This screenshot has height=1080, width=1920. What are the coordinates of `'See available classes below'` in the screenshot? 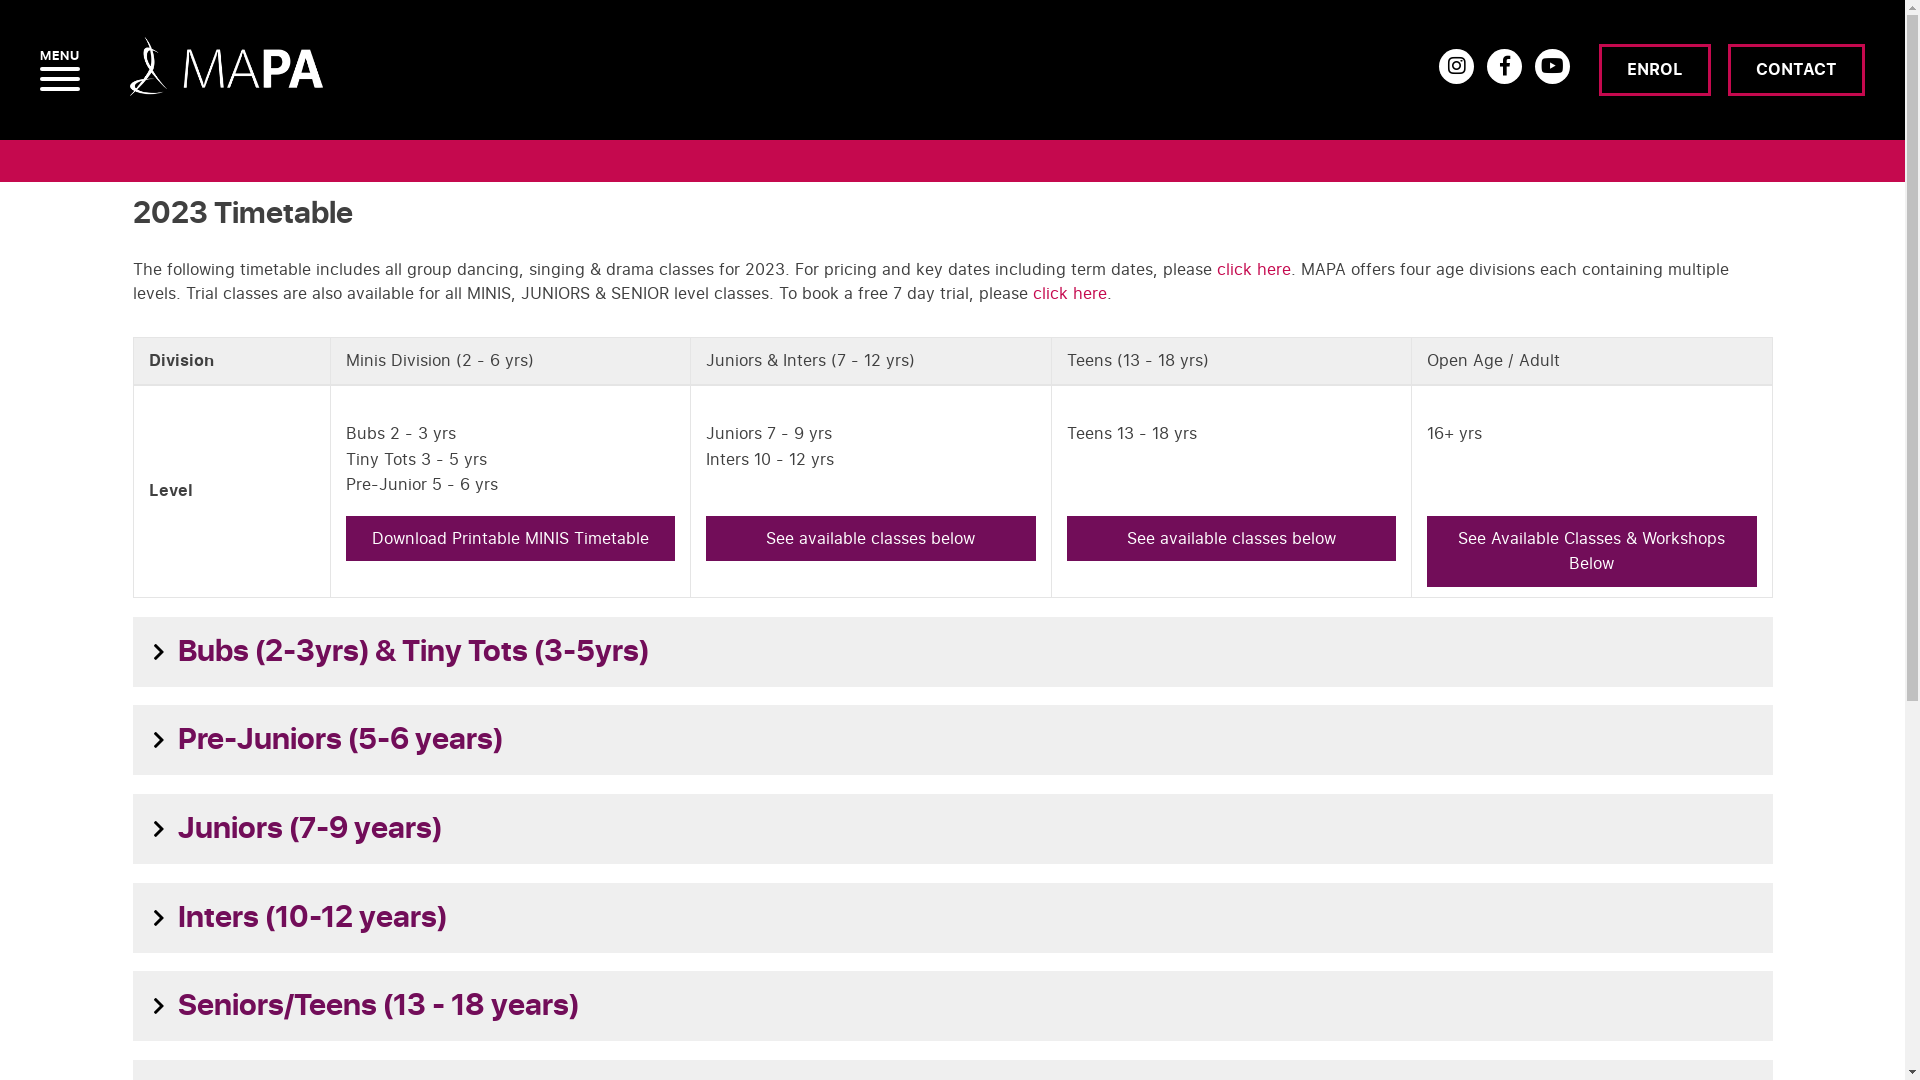 It's located at (1065, 538).